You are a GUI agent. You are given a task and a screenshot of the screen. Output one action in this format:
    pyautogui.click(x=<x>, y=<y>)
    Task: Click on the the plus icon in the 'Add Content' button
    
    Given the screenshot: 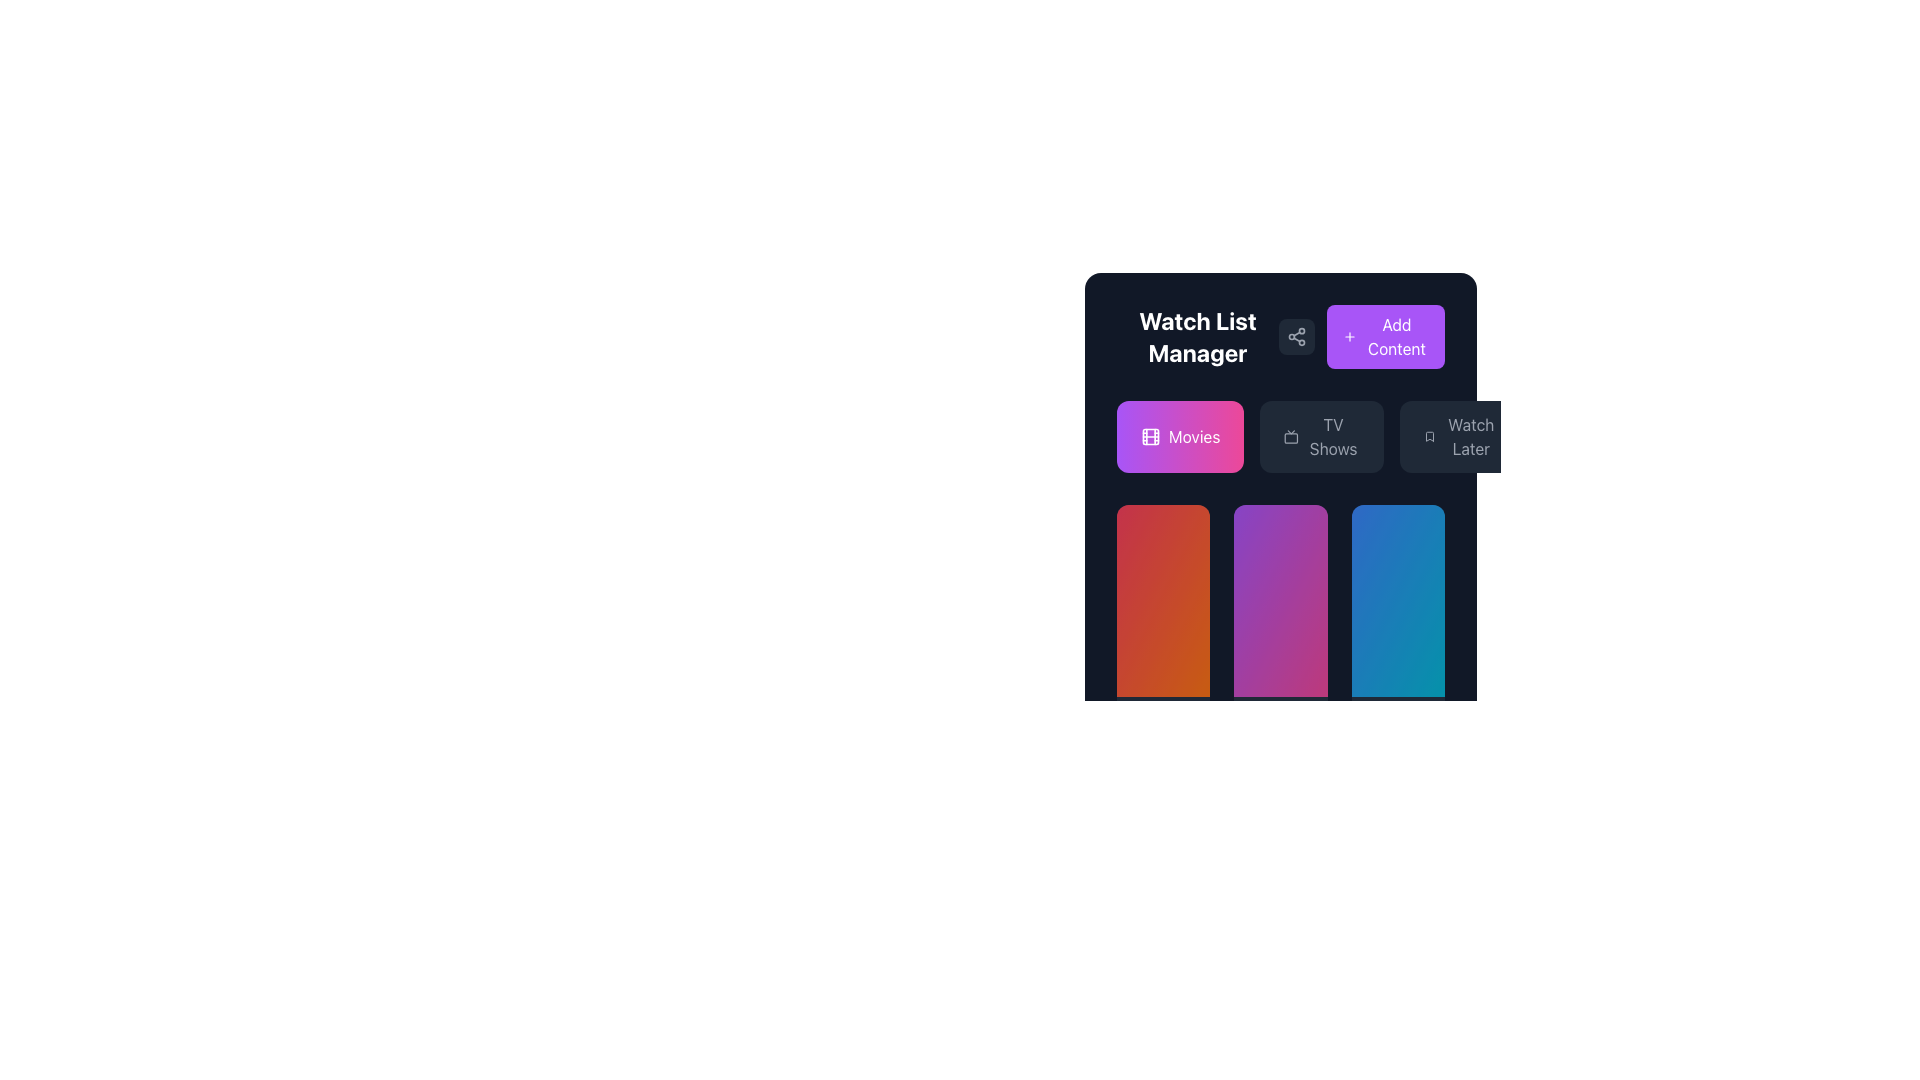 What is the action you would take?
    pyautogui.click(x=1349, y=335)
    